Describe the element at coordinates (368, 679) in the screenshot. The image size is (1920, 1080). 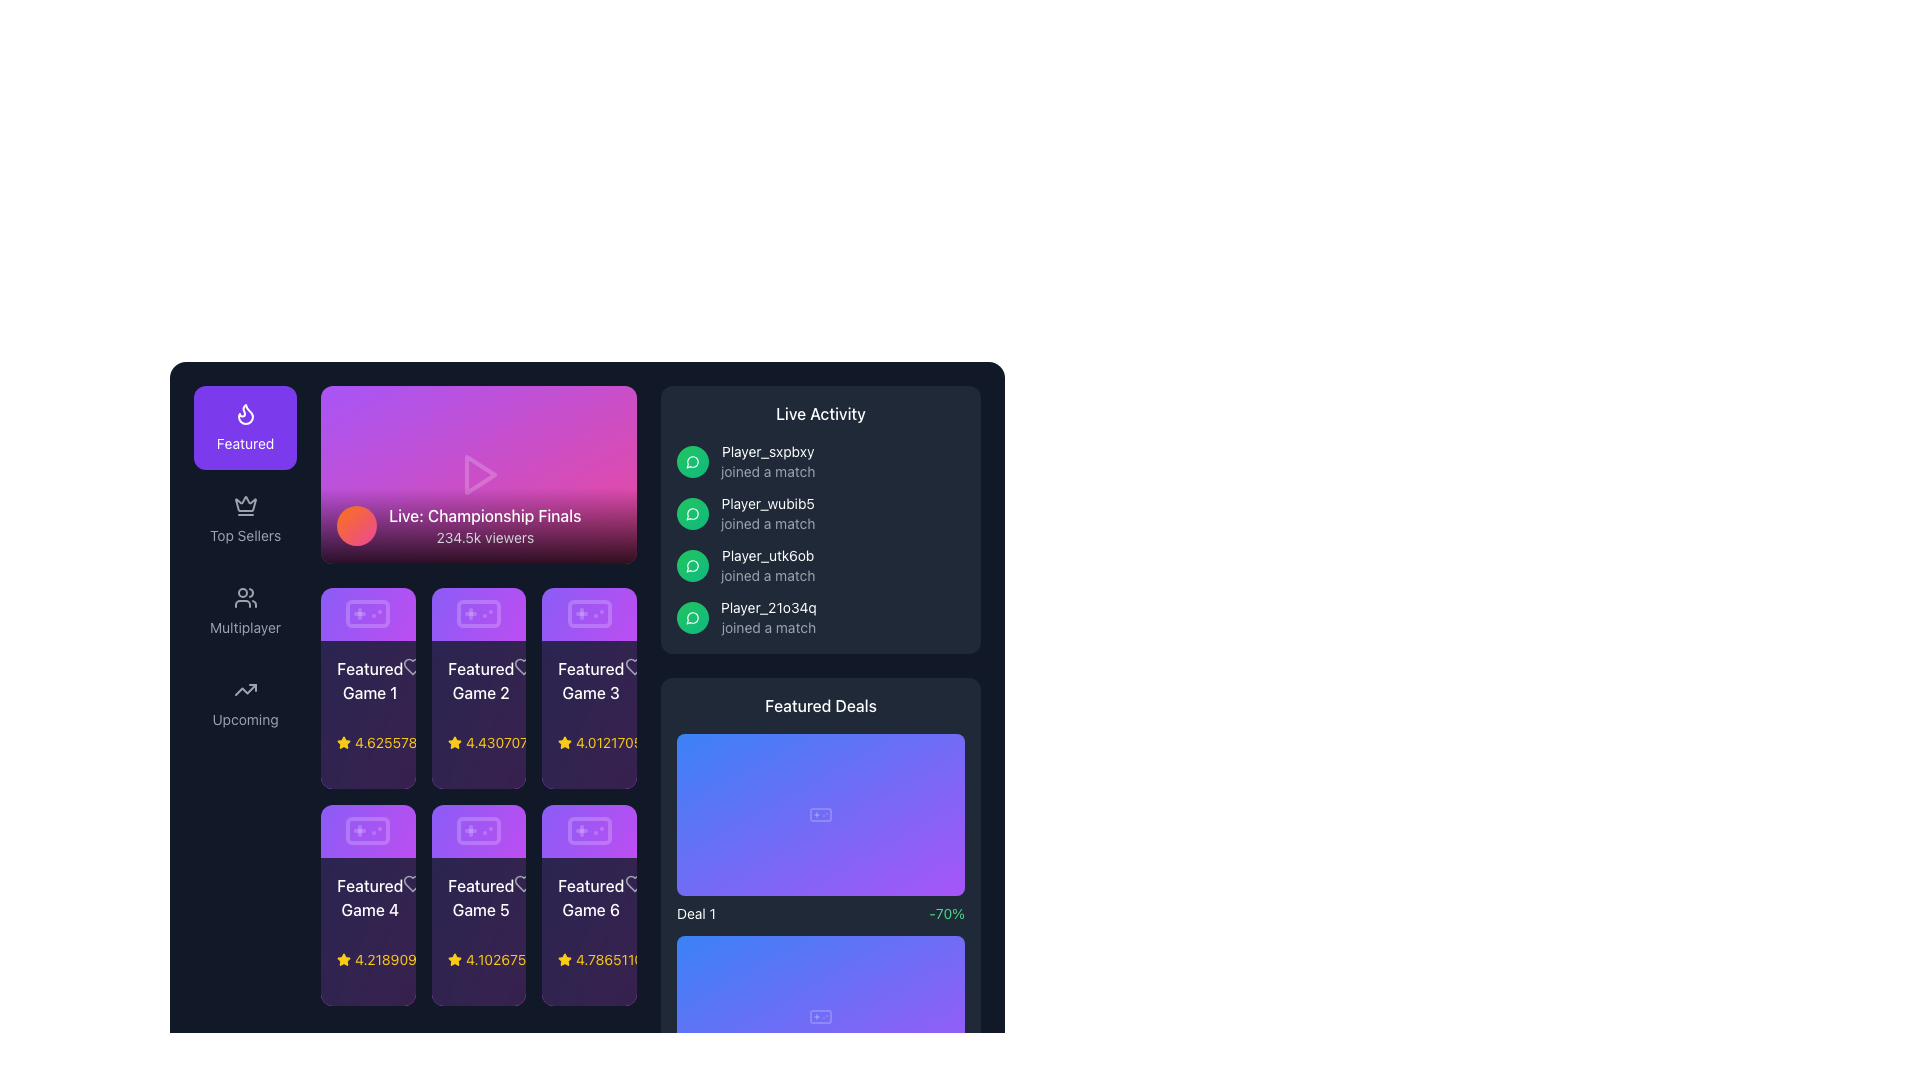
I see `the title label of the featured game item located in the first grid item under the 'Featured Games' section` at that location.